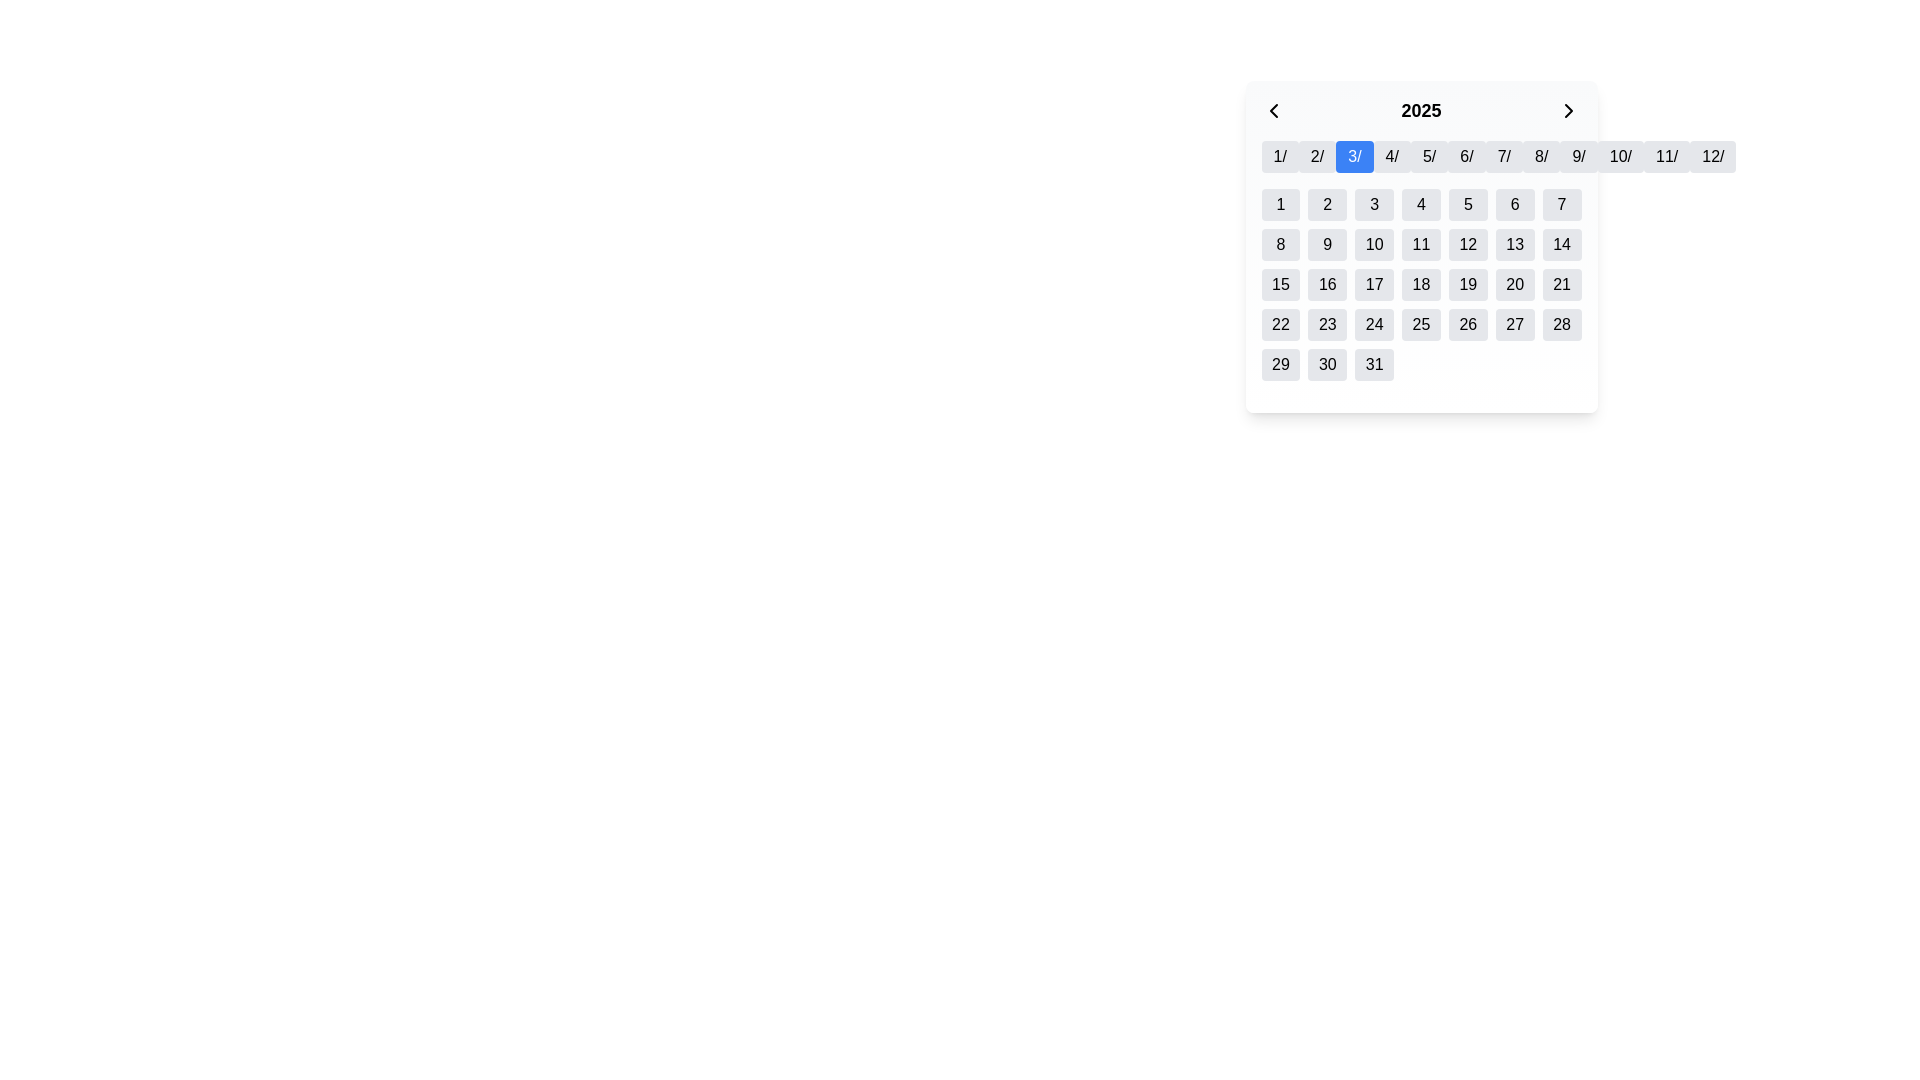 The image size is (1920, 1080). I want to click on the October button in the month-selection row of the calendar, so click(1620, 156).